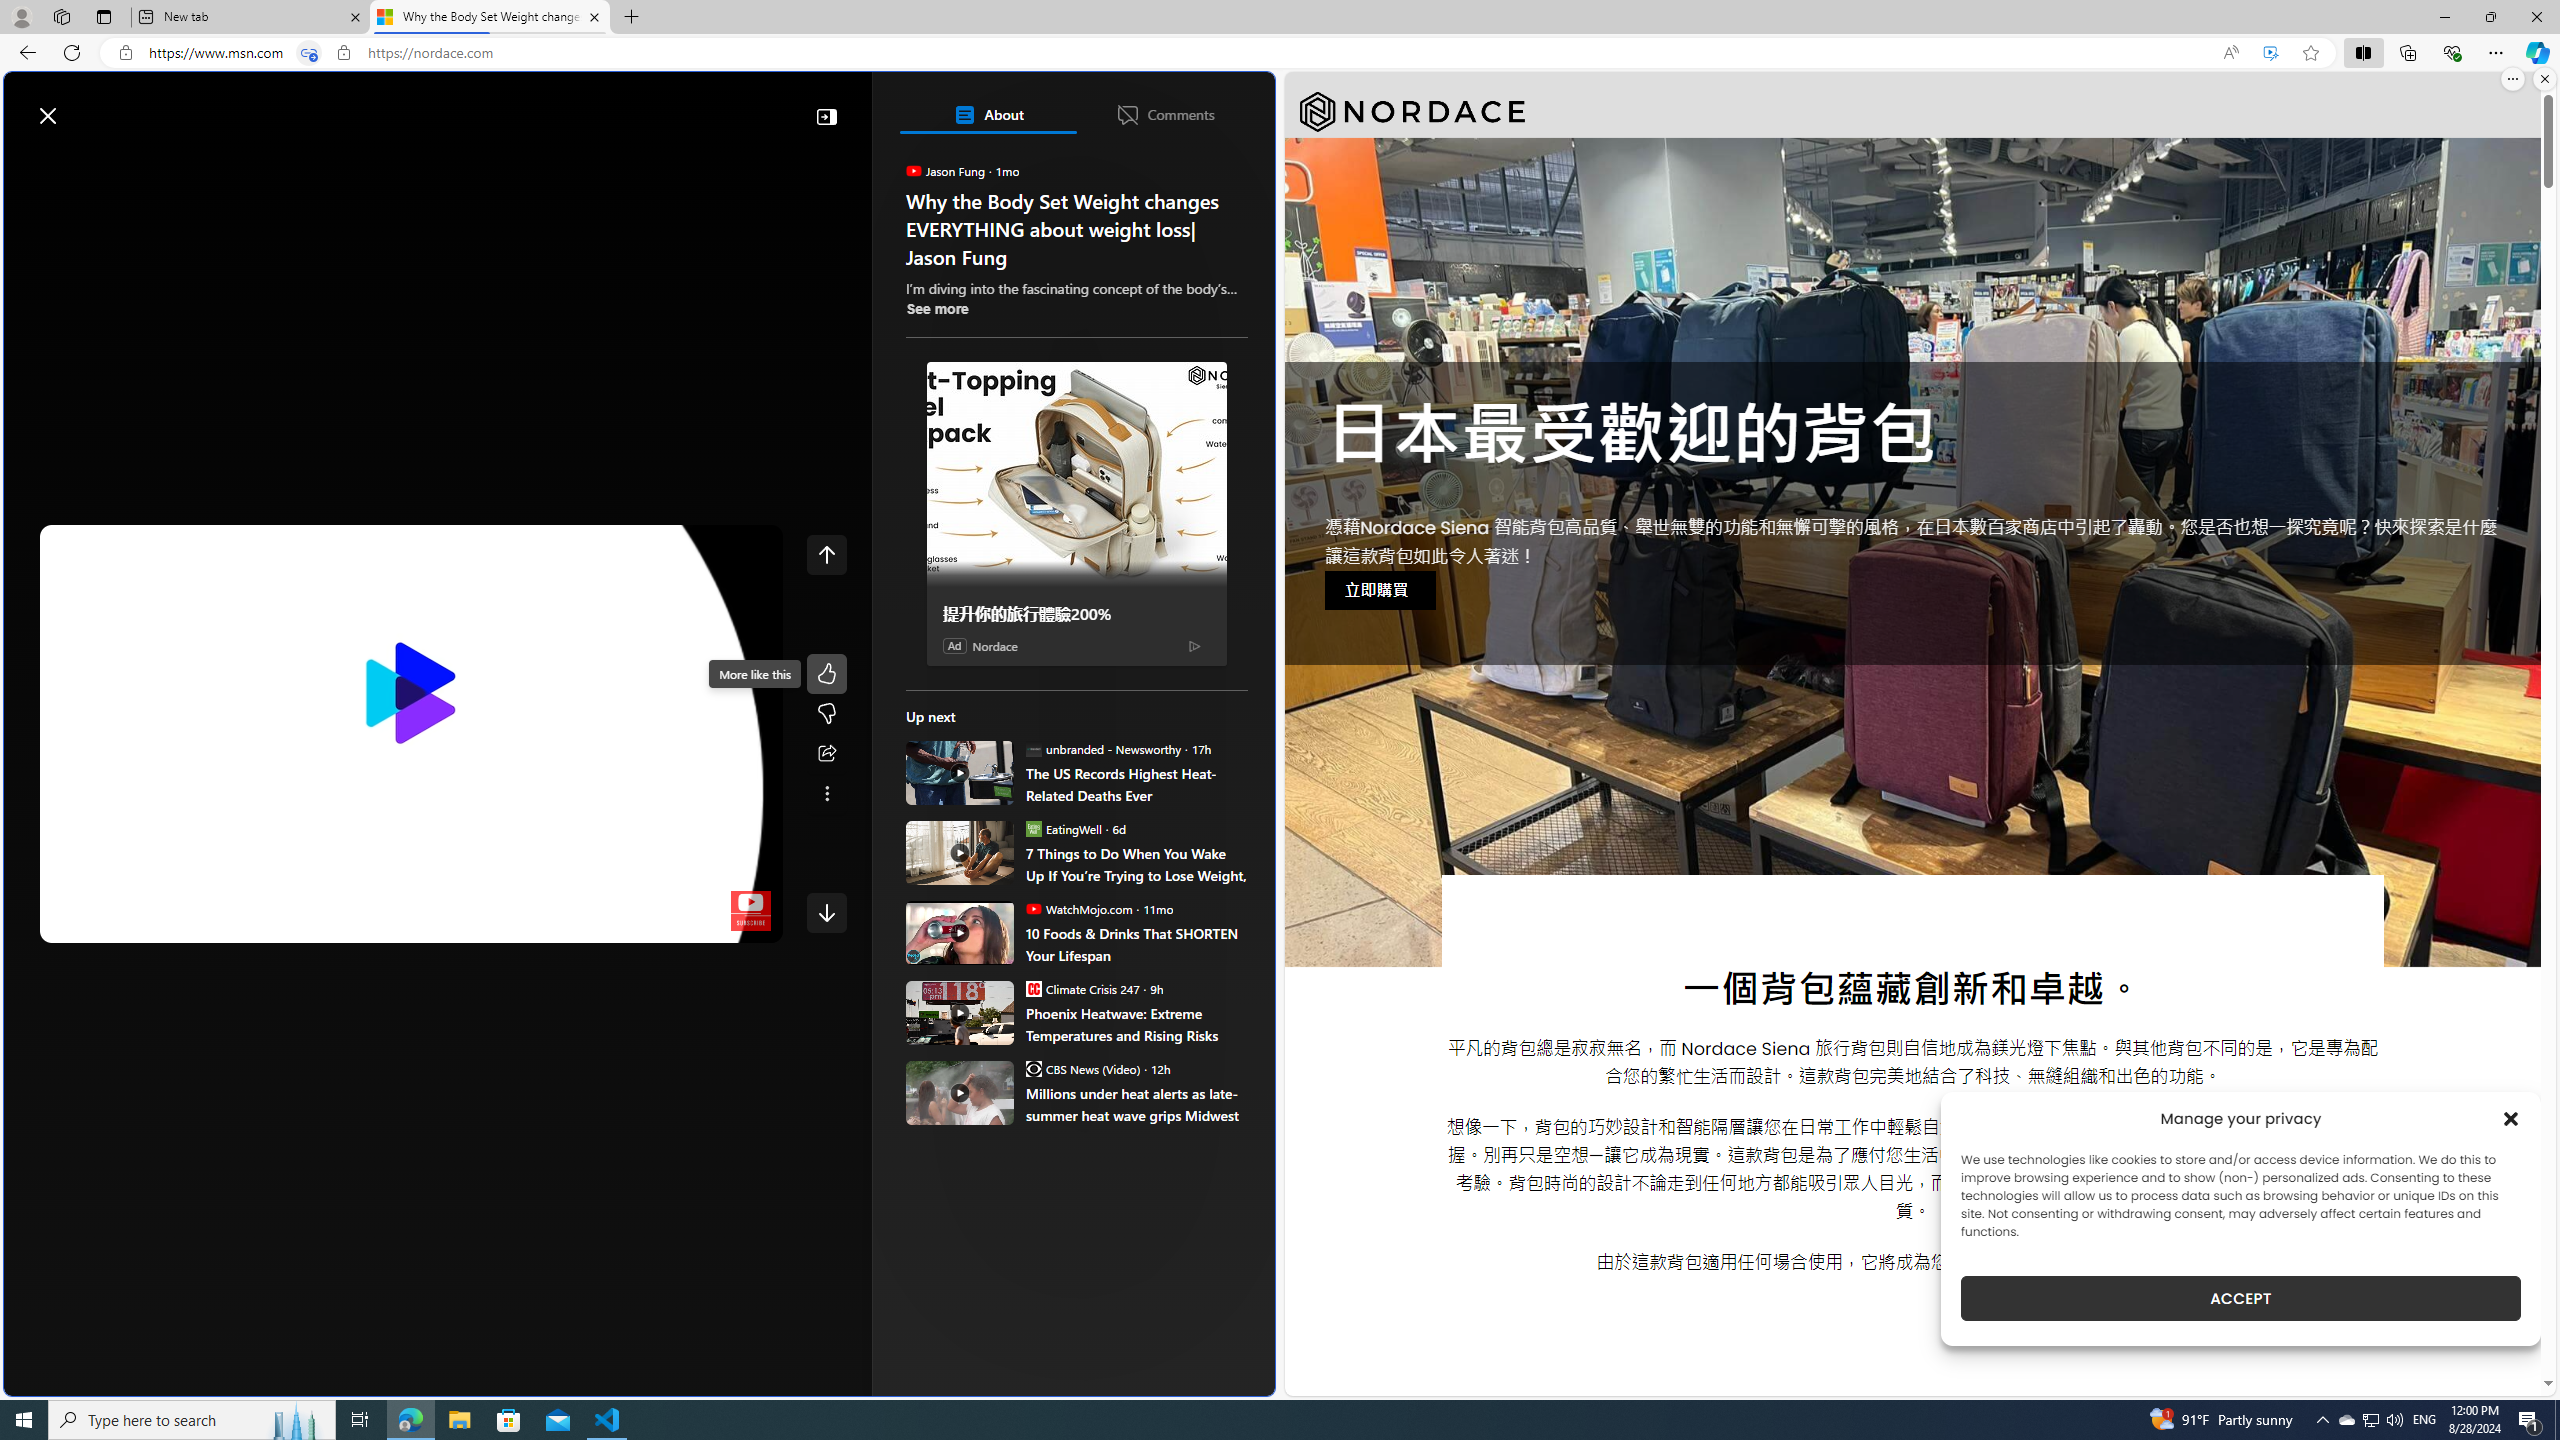 Image resolution: width=2560 pixels, height=1440 pixels. What do you see at coordinates (1081, 1068) in the screenshot?
I see `'CBS News (Video) CBS News (Video)'` at bounding box center [1081, 1068].